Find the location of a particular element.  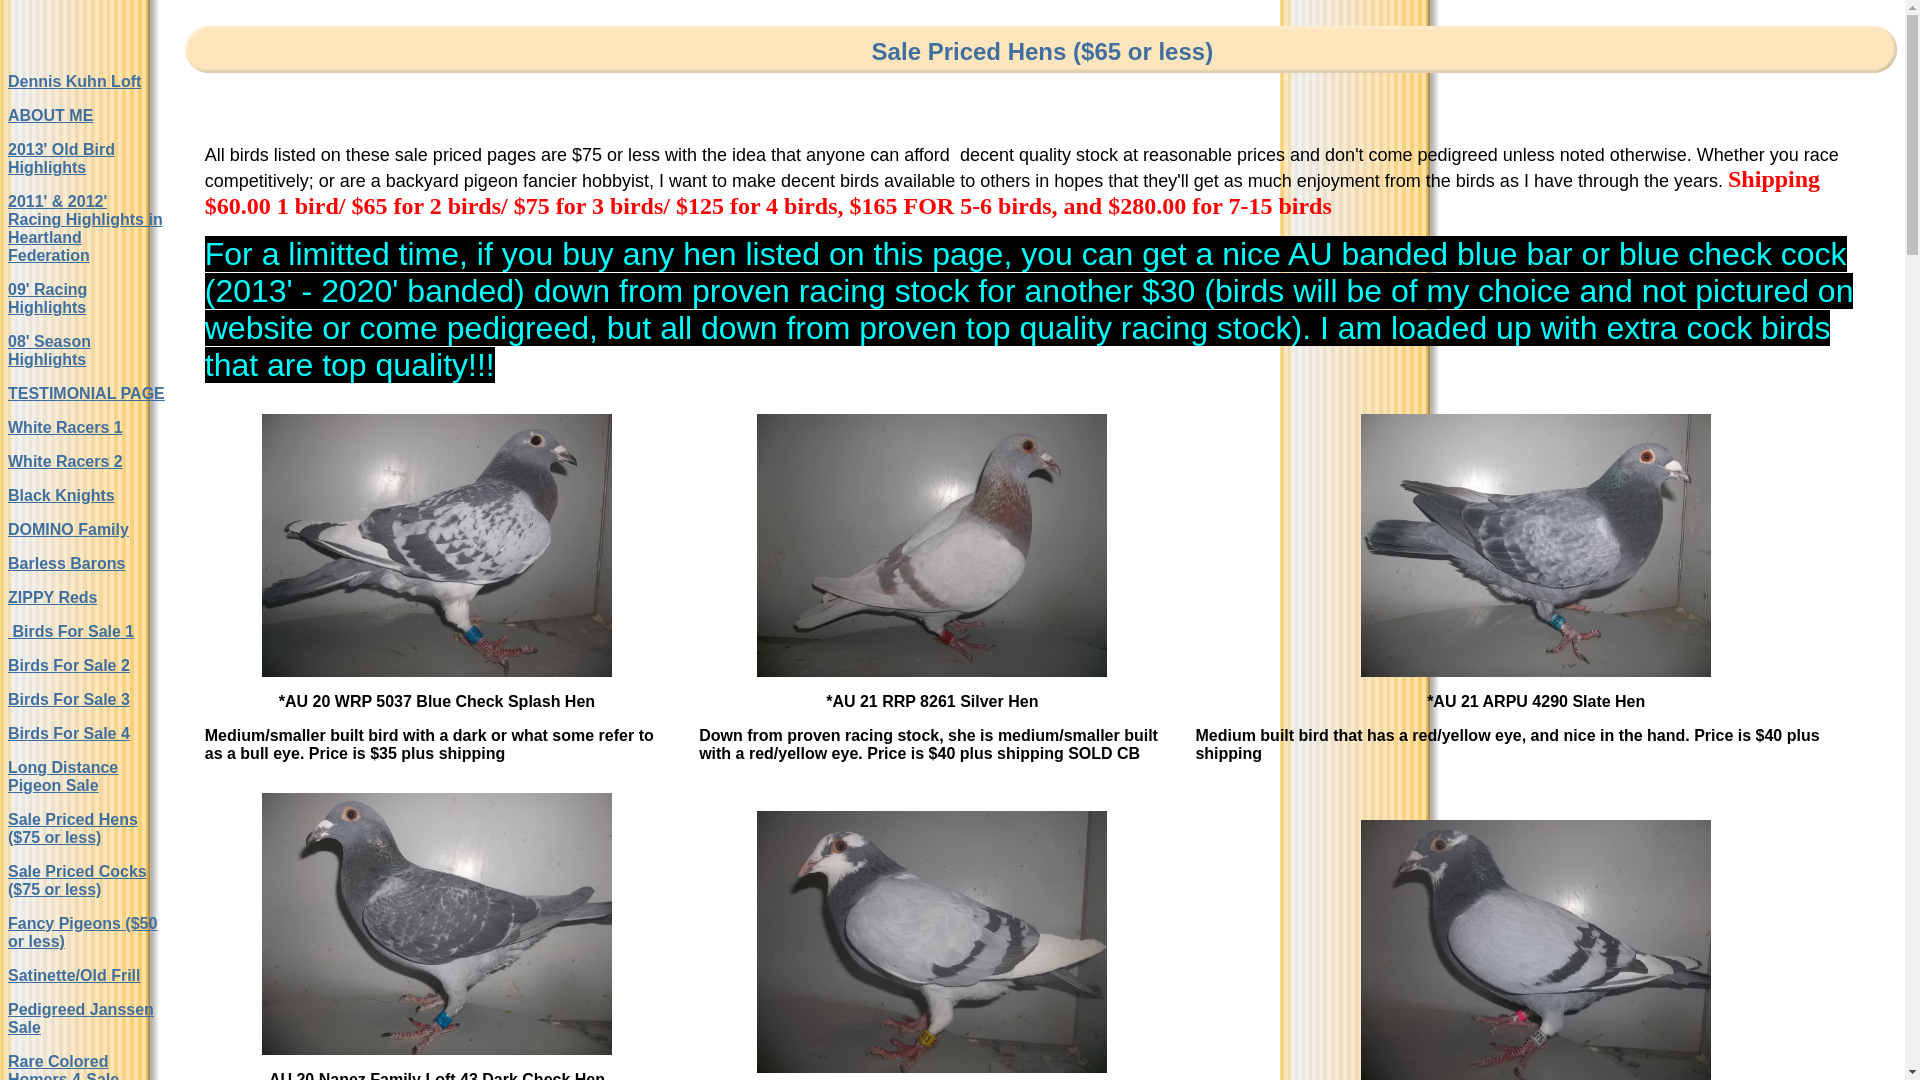

'Long Distance Pigeon Sale' is located at coordinates (62, 775).